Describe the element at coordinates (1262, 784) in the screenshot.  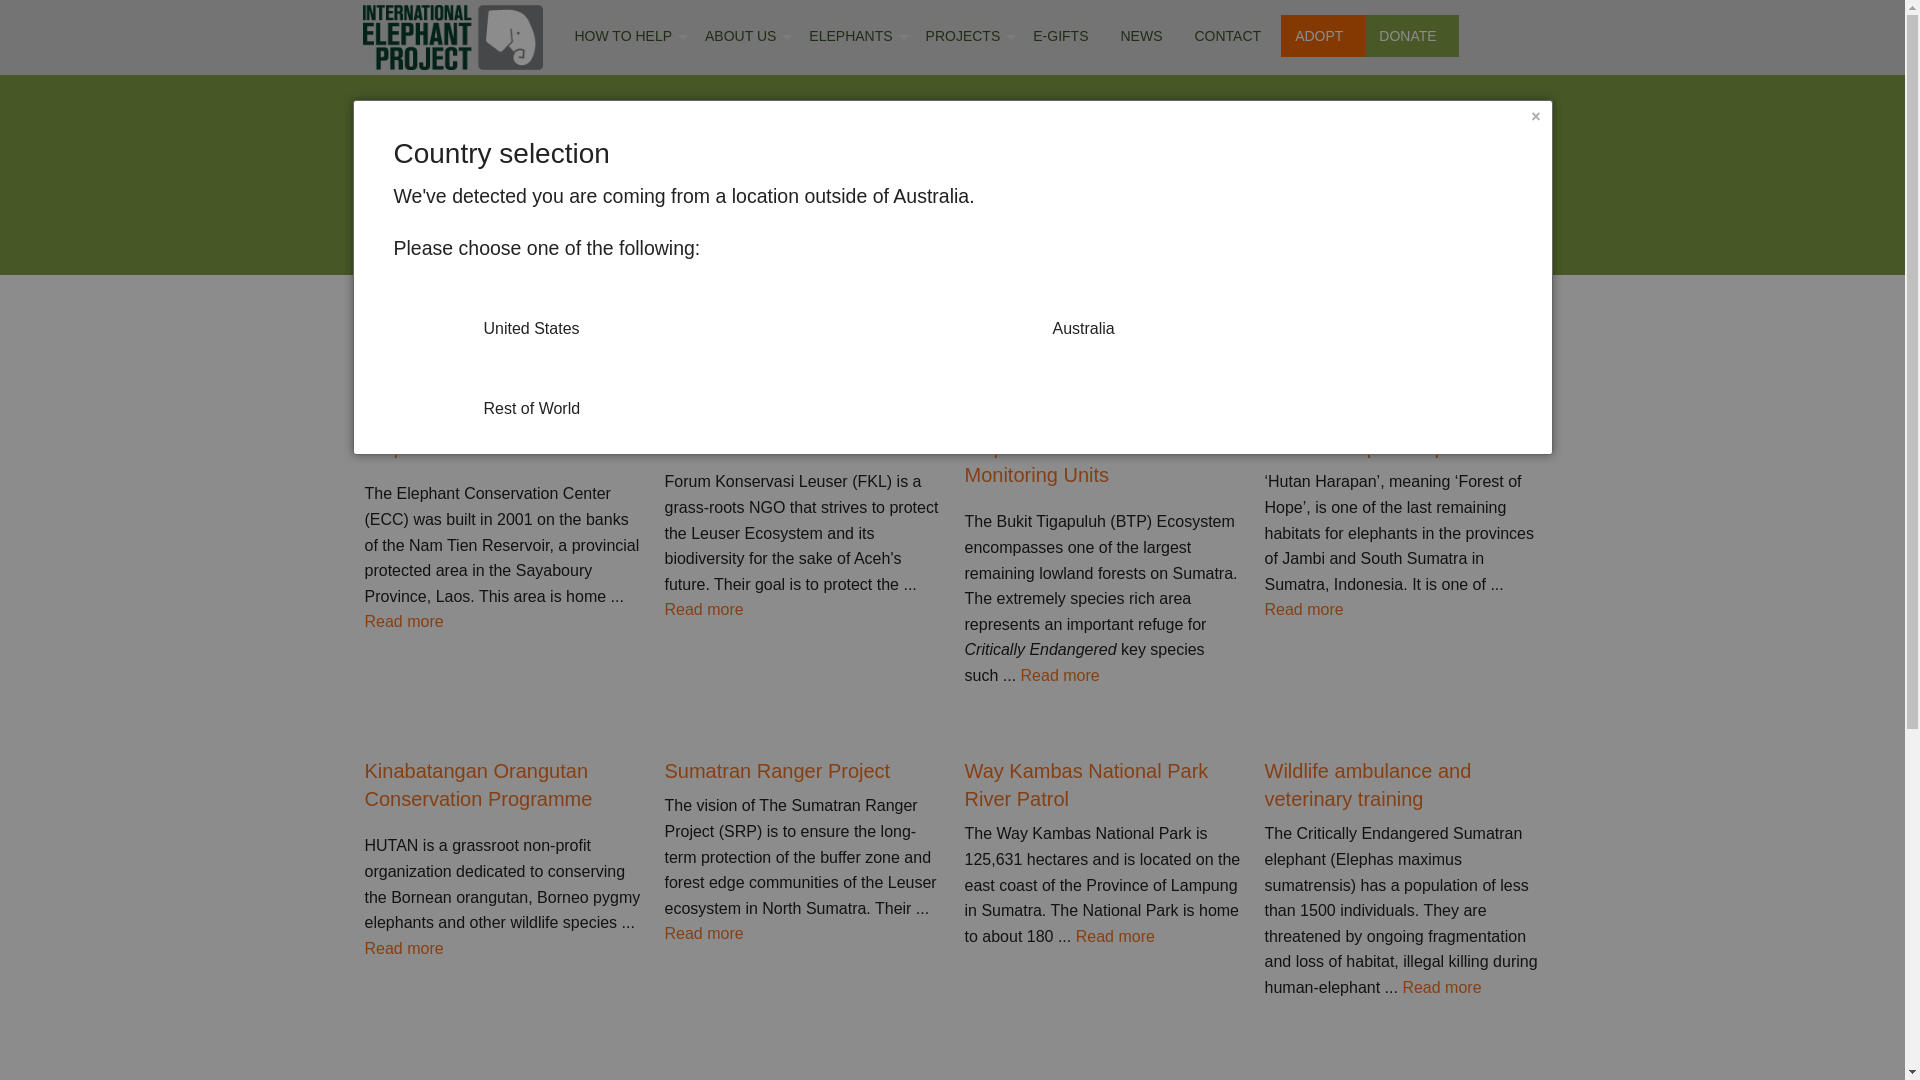
I see `'Wildlife ambulance and veterinary training'` at that location.